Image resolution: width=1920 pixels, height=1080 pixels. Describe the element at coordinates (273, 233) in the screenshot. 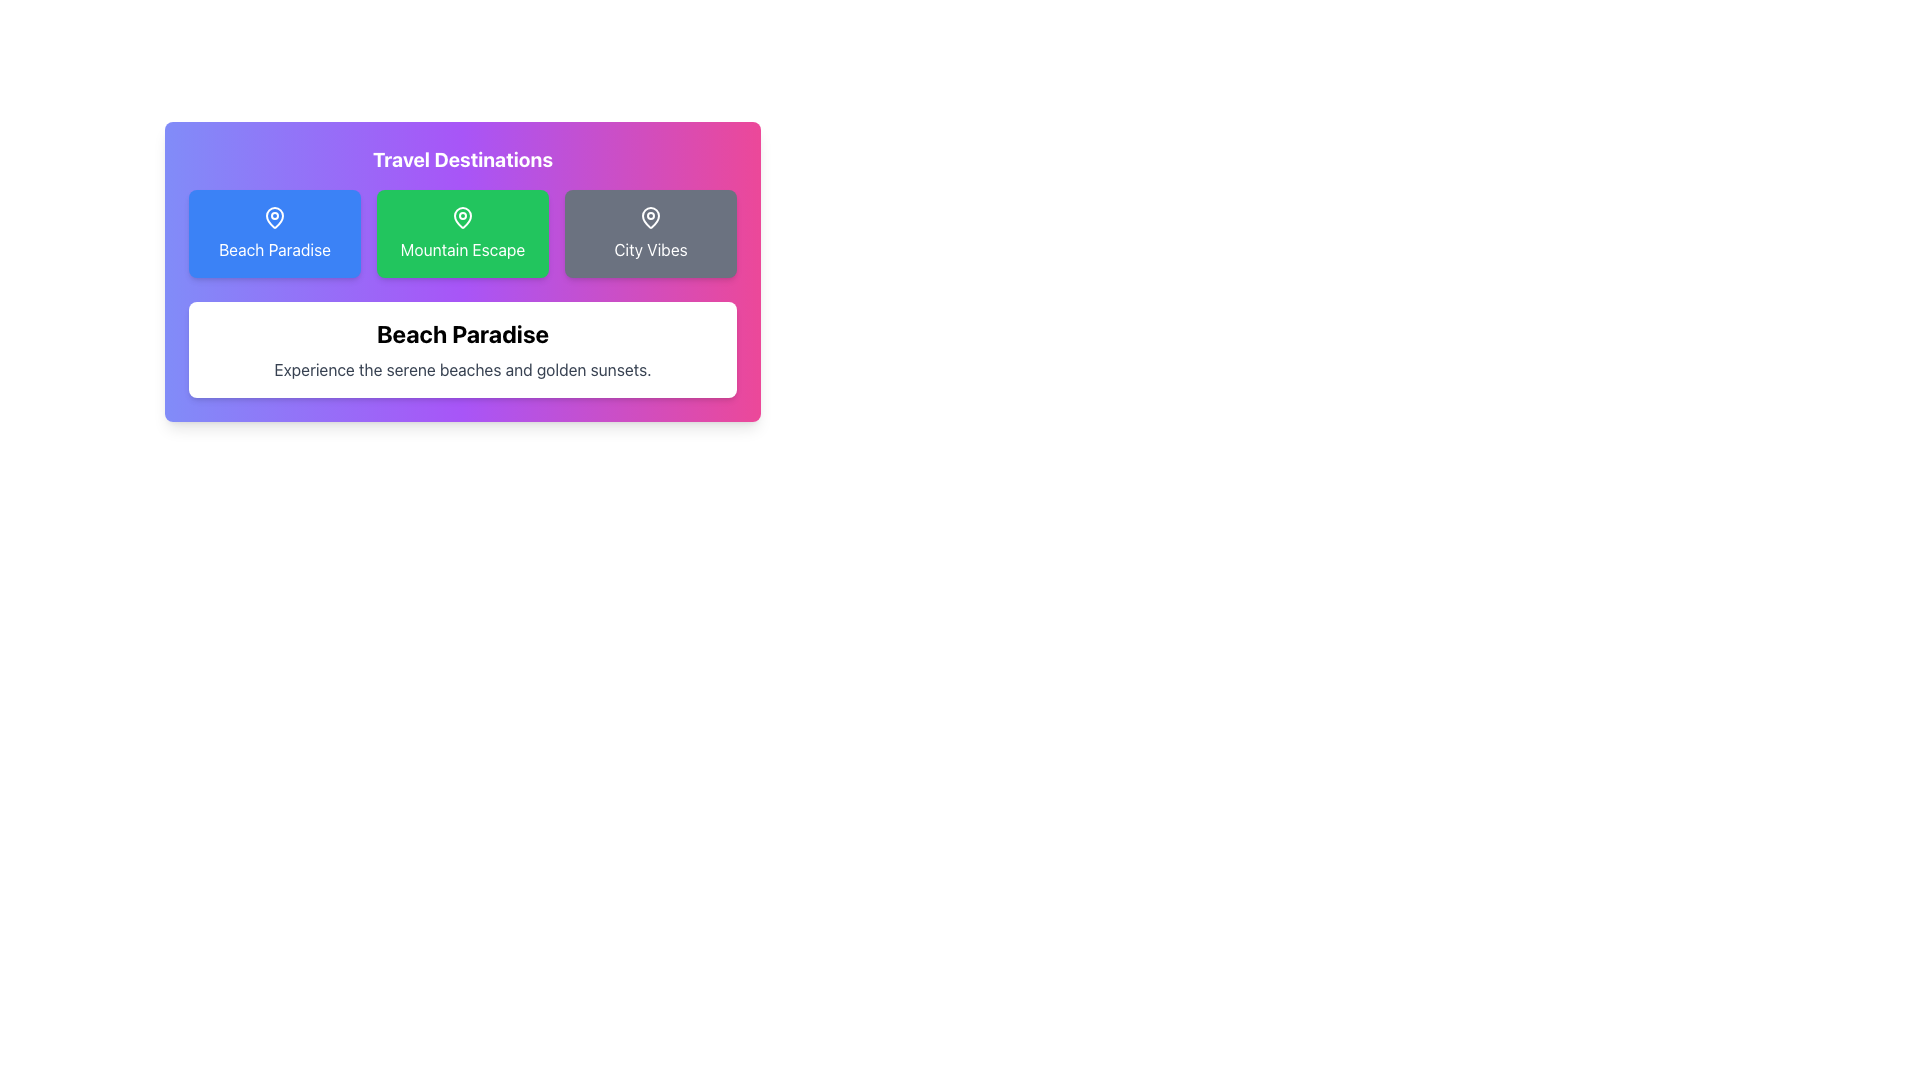

I see `the 'Beach Paradise' button located in the top-left quadrant of the interface to visualize the tooltip or animation` at that location.